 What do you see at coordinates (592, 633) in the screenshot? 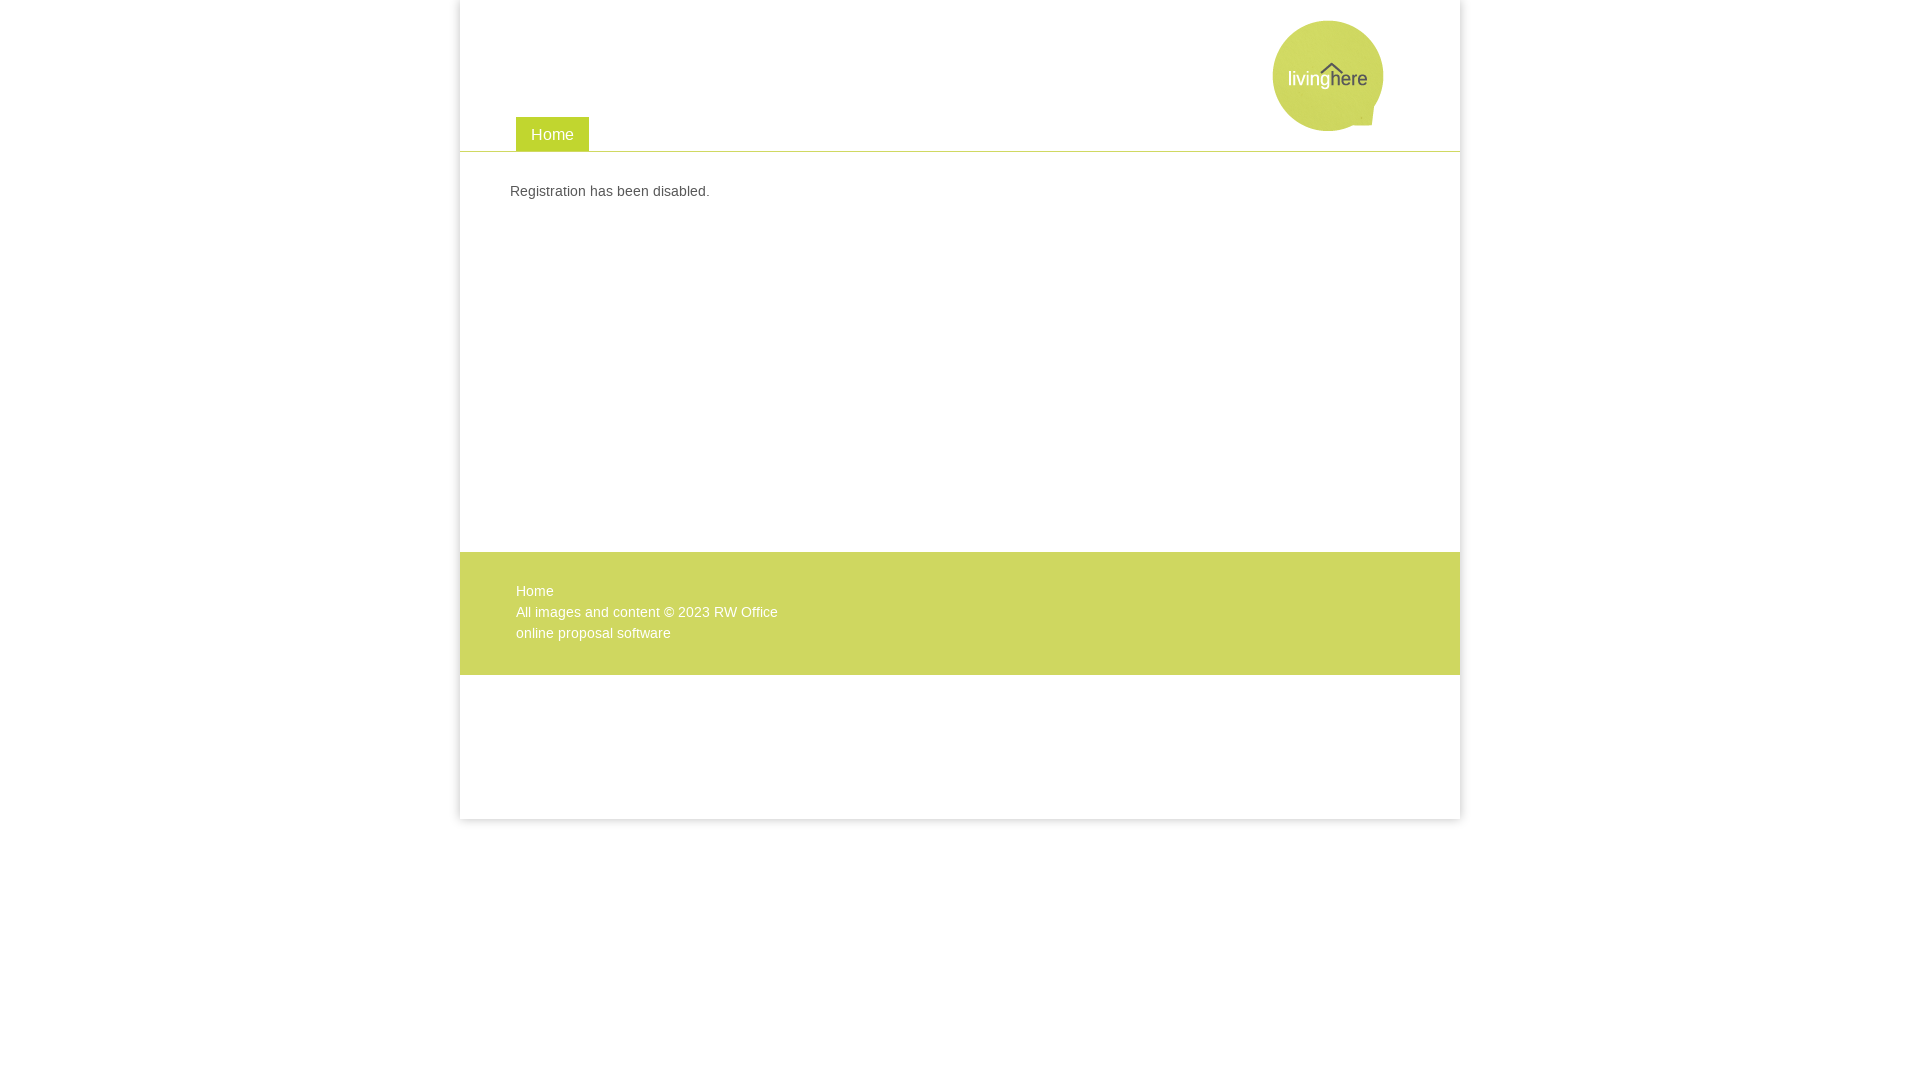
I see `'online proposal software'` at bounding box center [592, 633].